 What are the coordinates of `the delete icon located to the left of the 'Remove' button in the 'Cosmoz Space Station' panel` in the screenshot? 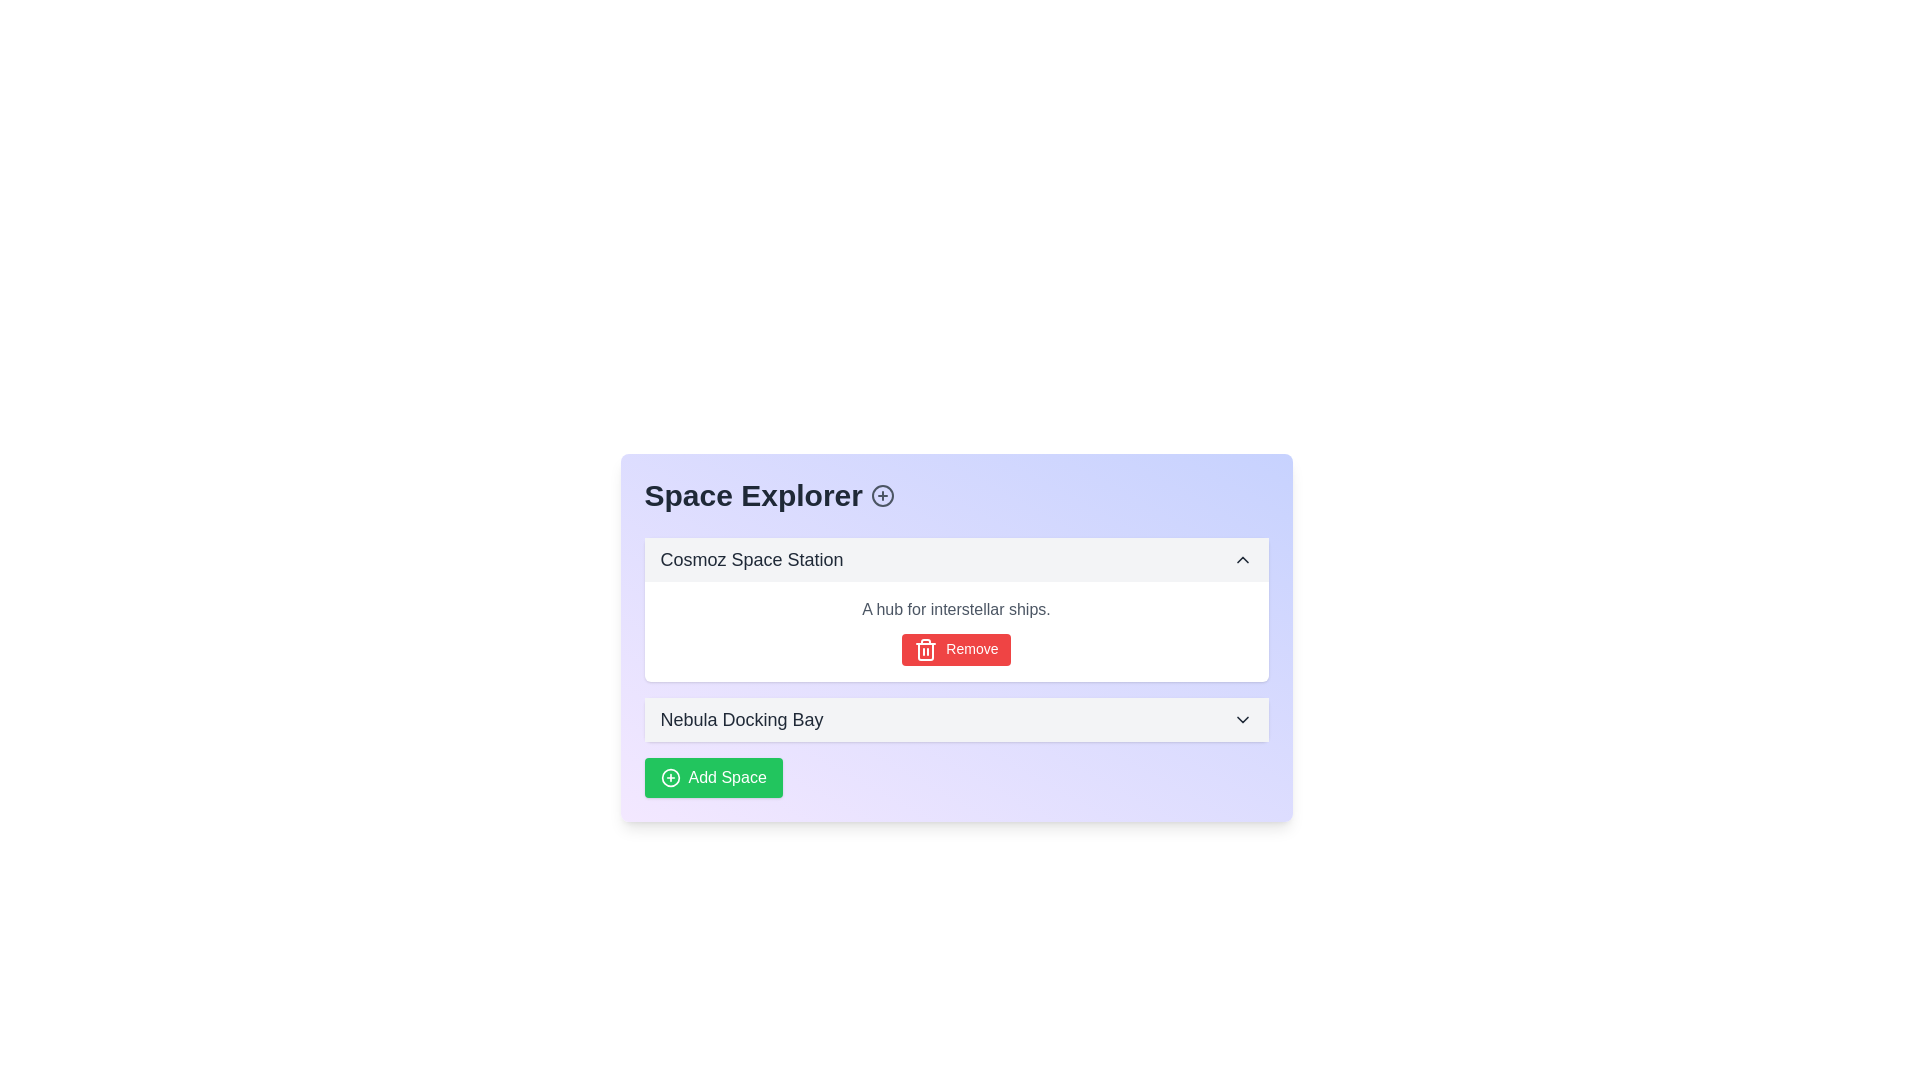 It's located at (925, 650).